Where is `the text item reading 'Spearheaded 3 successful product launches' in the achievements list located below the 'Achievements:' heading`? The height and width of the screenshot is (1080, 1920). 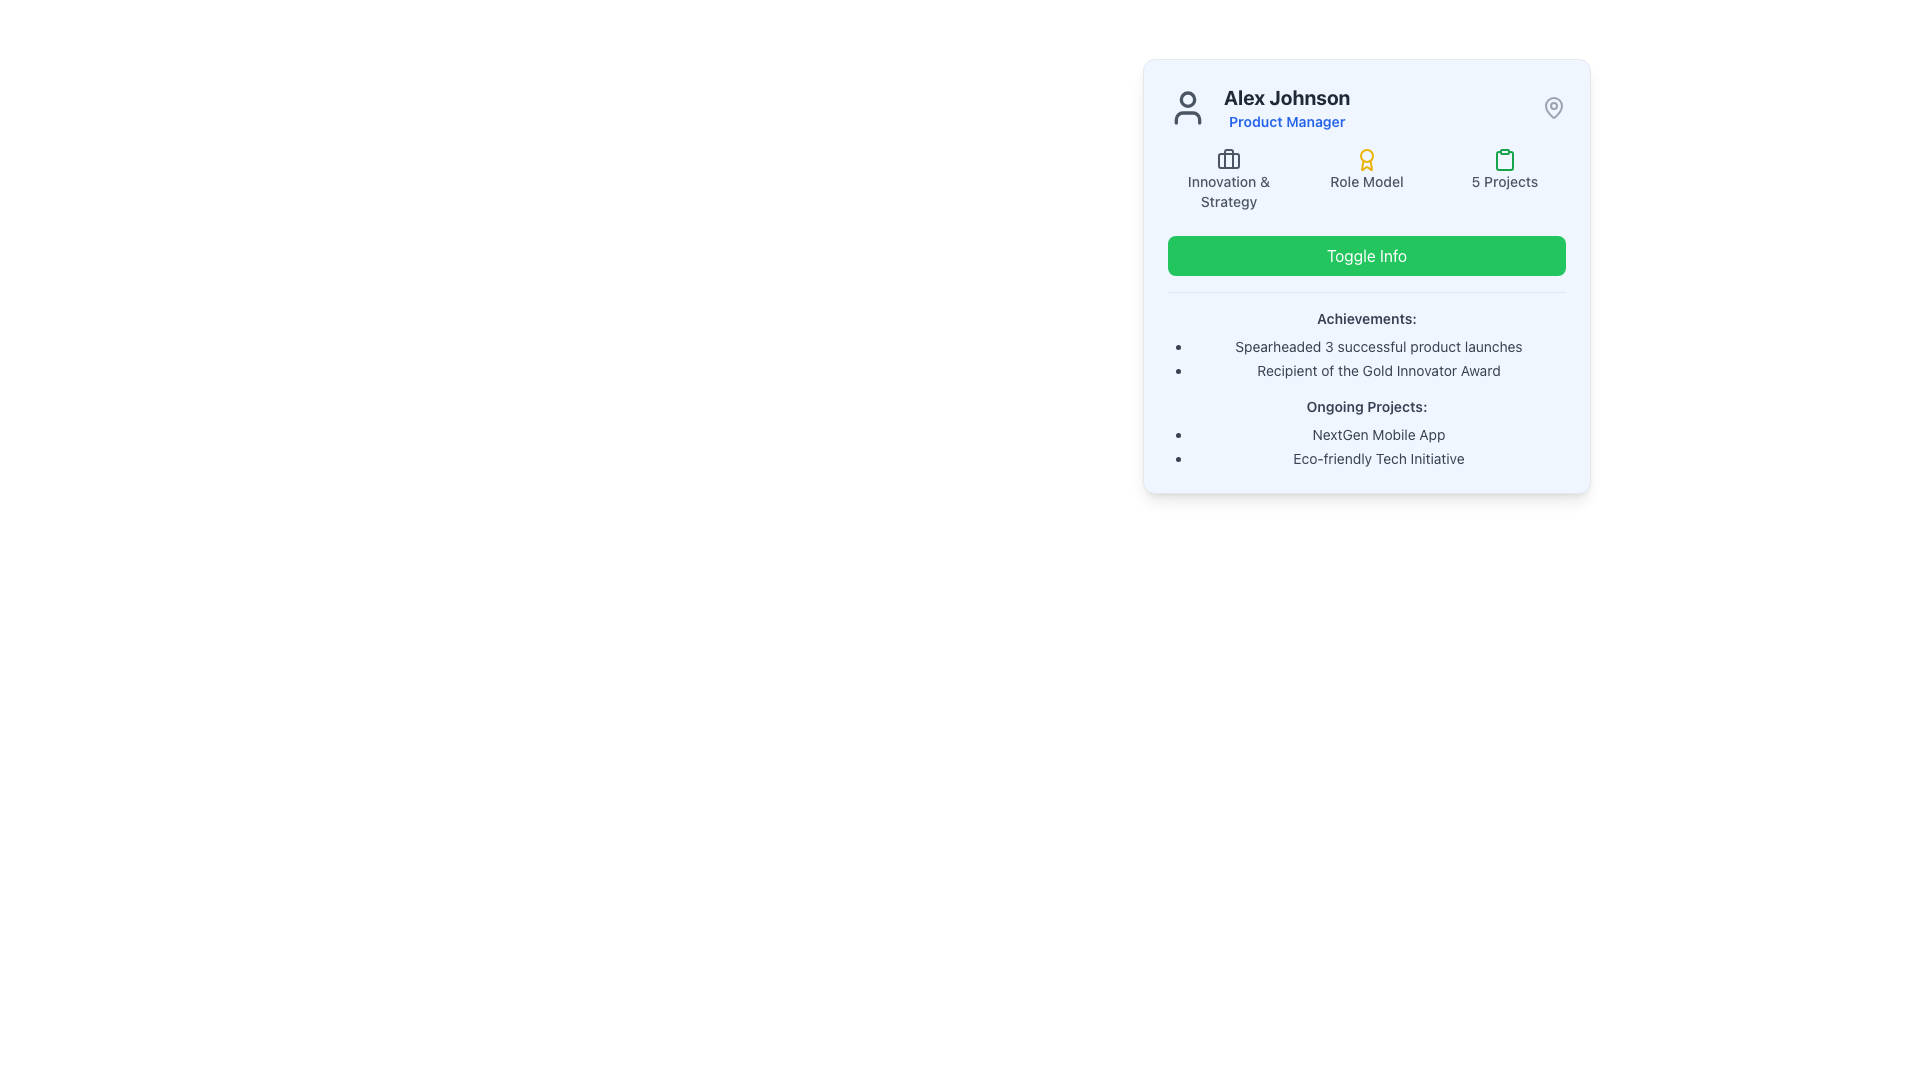 the text item reading 'Spearheaded 3 successful product launches' in the achievements list located below the 'Achievements:' heading is located at coordinates (1377, 346).